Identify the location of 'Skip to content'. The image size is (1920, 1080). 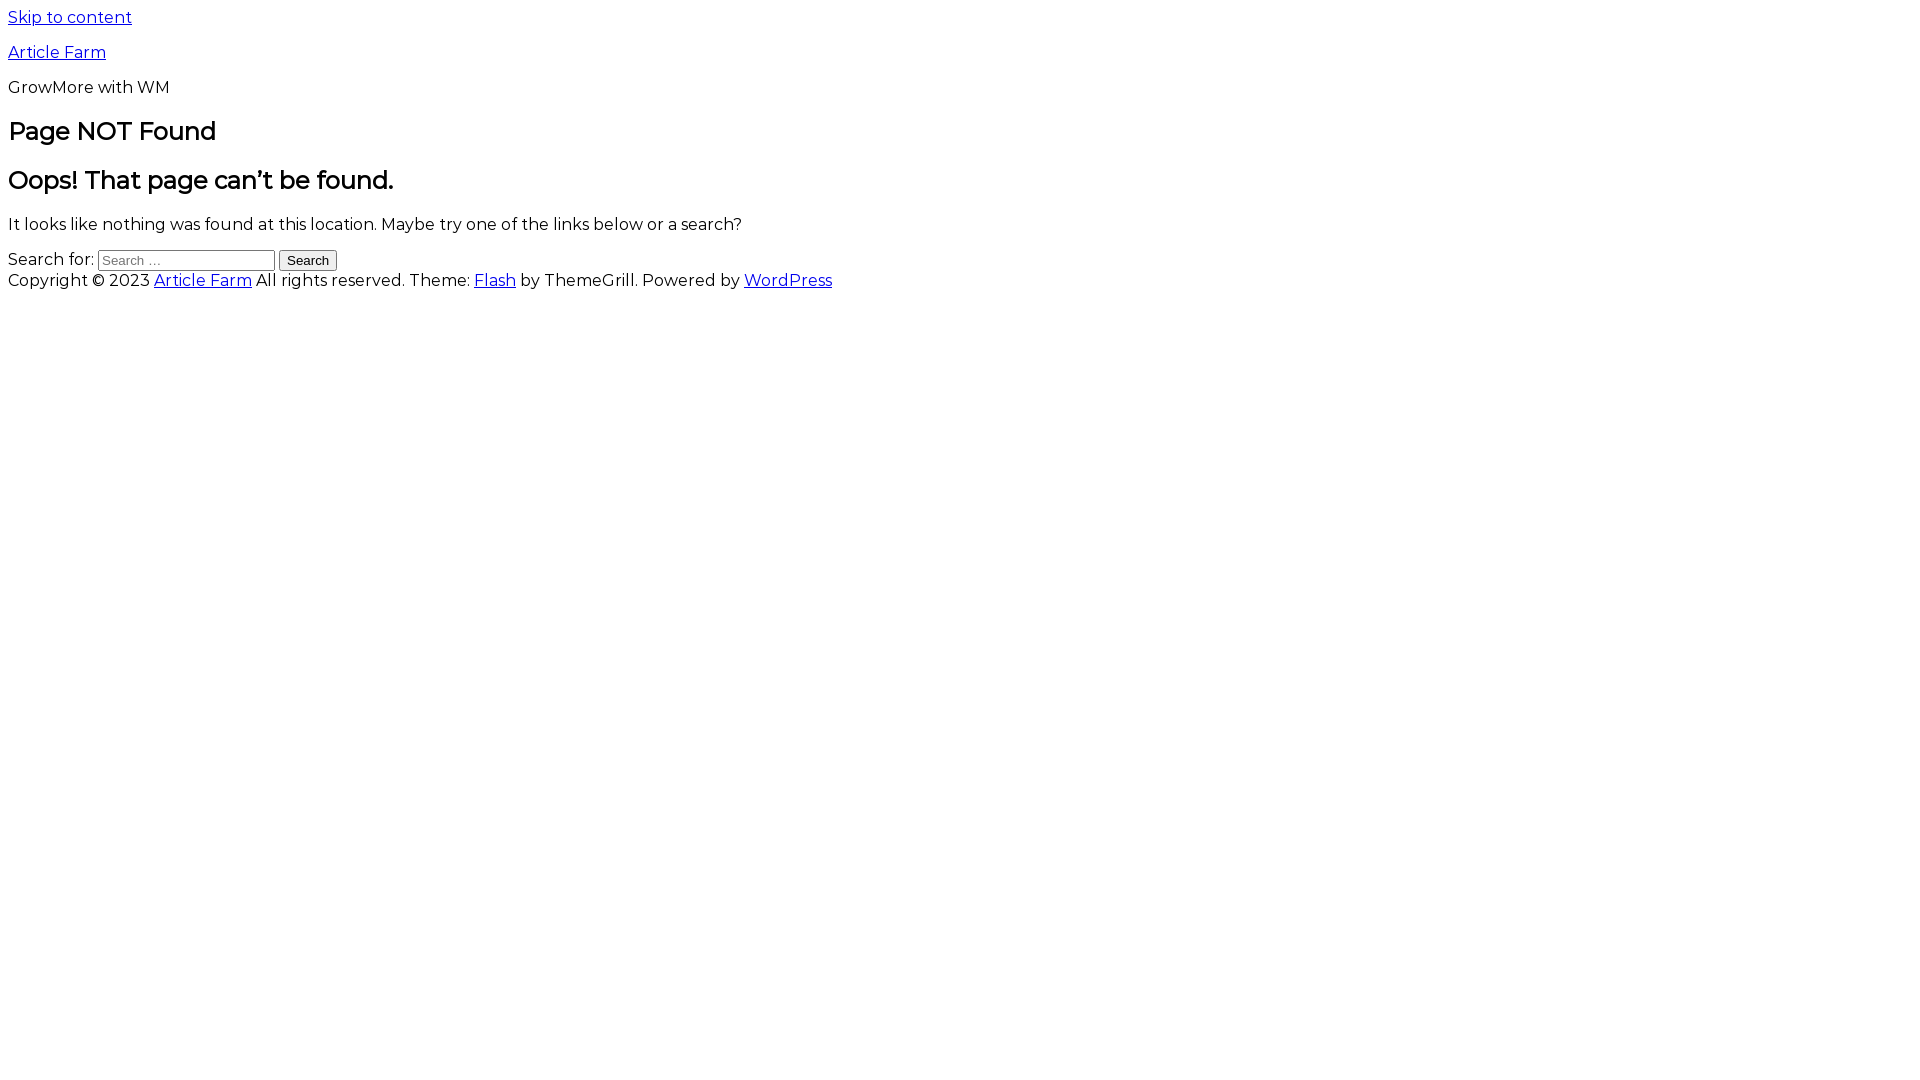
(70, 17).